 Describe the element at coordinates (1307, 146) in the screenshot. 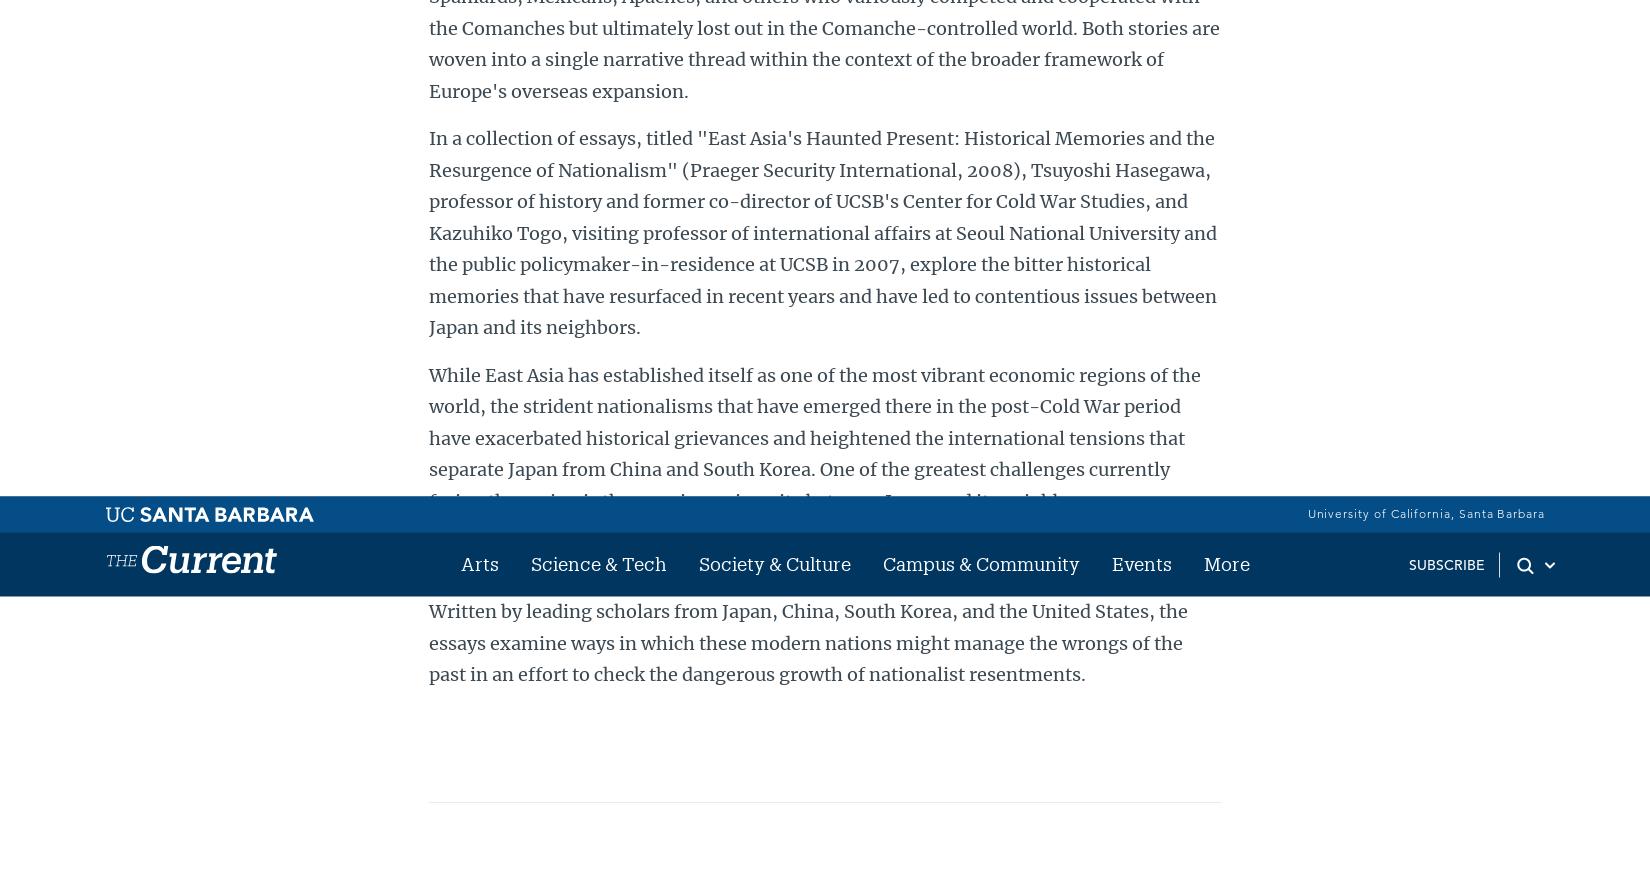

I see `'YouTube'` at that location.